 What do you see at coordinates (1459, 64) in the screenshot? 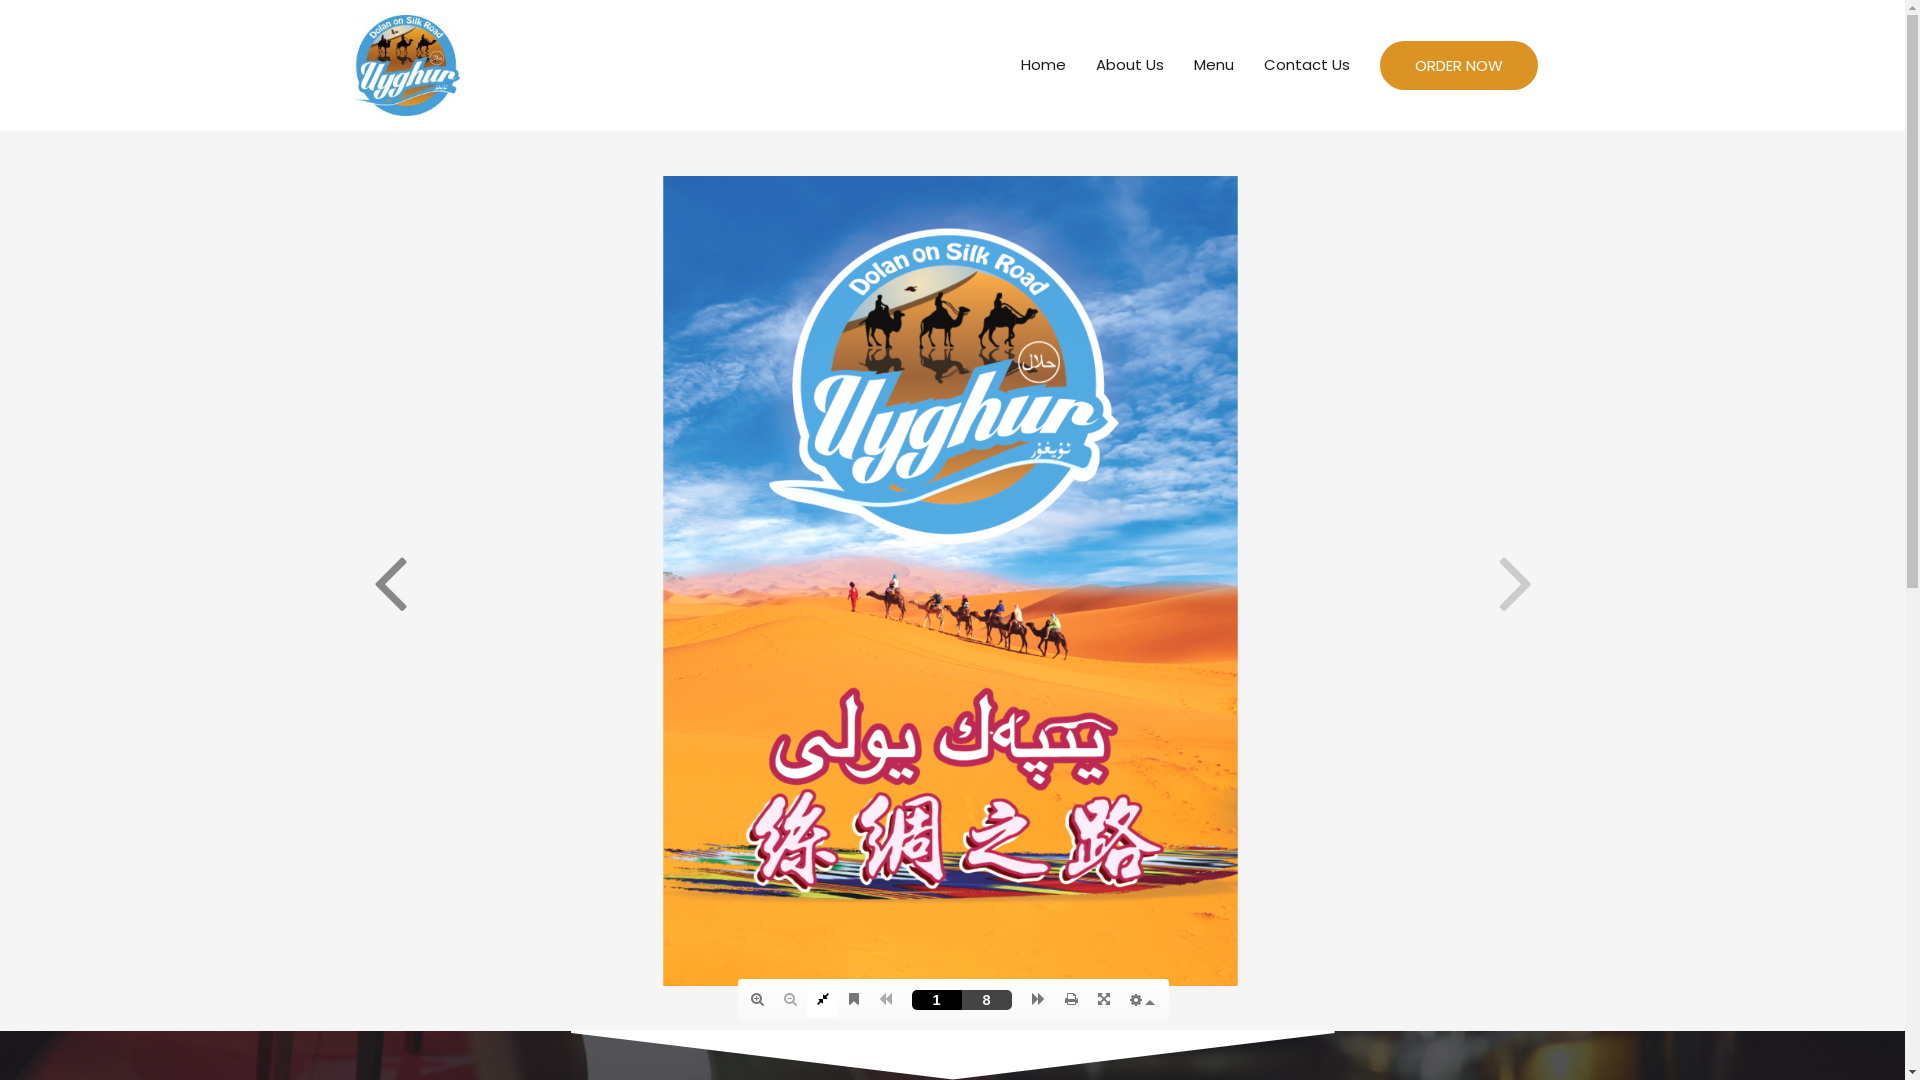
I see `'ORDER NOW'` at bounding box center [1459, 64].